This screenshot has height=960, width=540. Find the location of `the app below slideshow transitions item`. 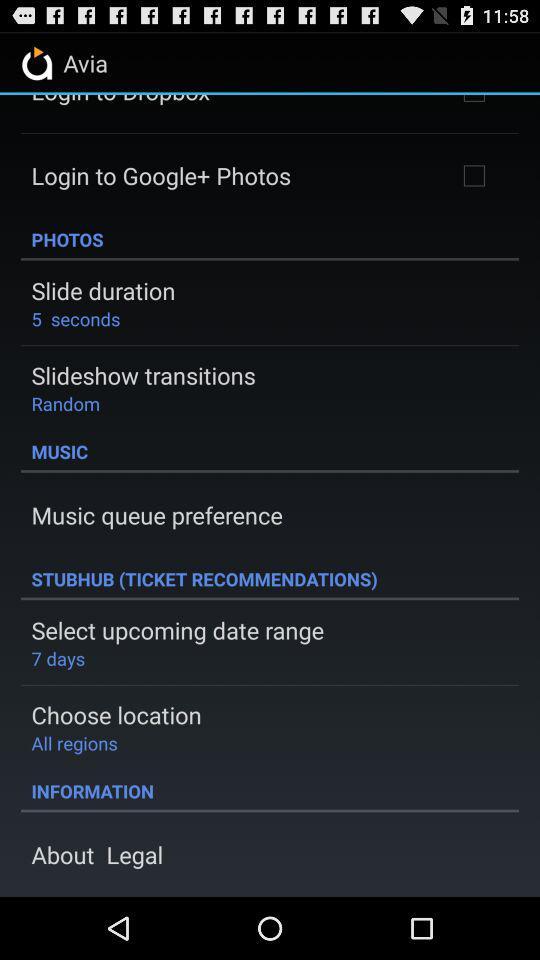

the app below slideshow transitions item is located at coordinates (65, 402).